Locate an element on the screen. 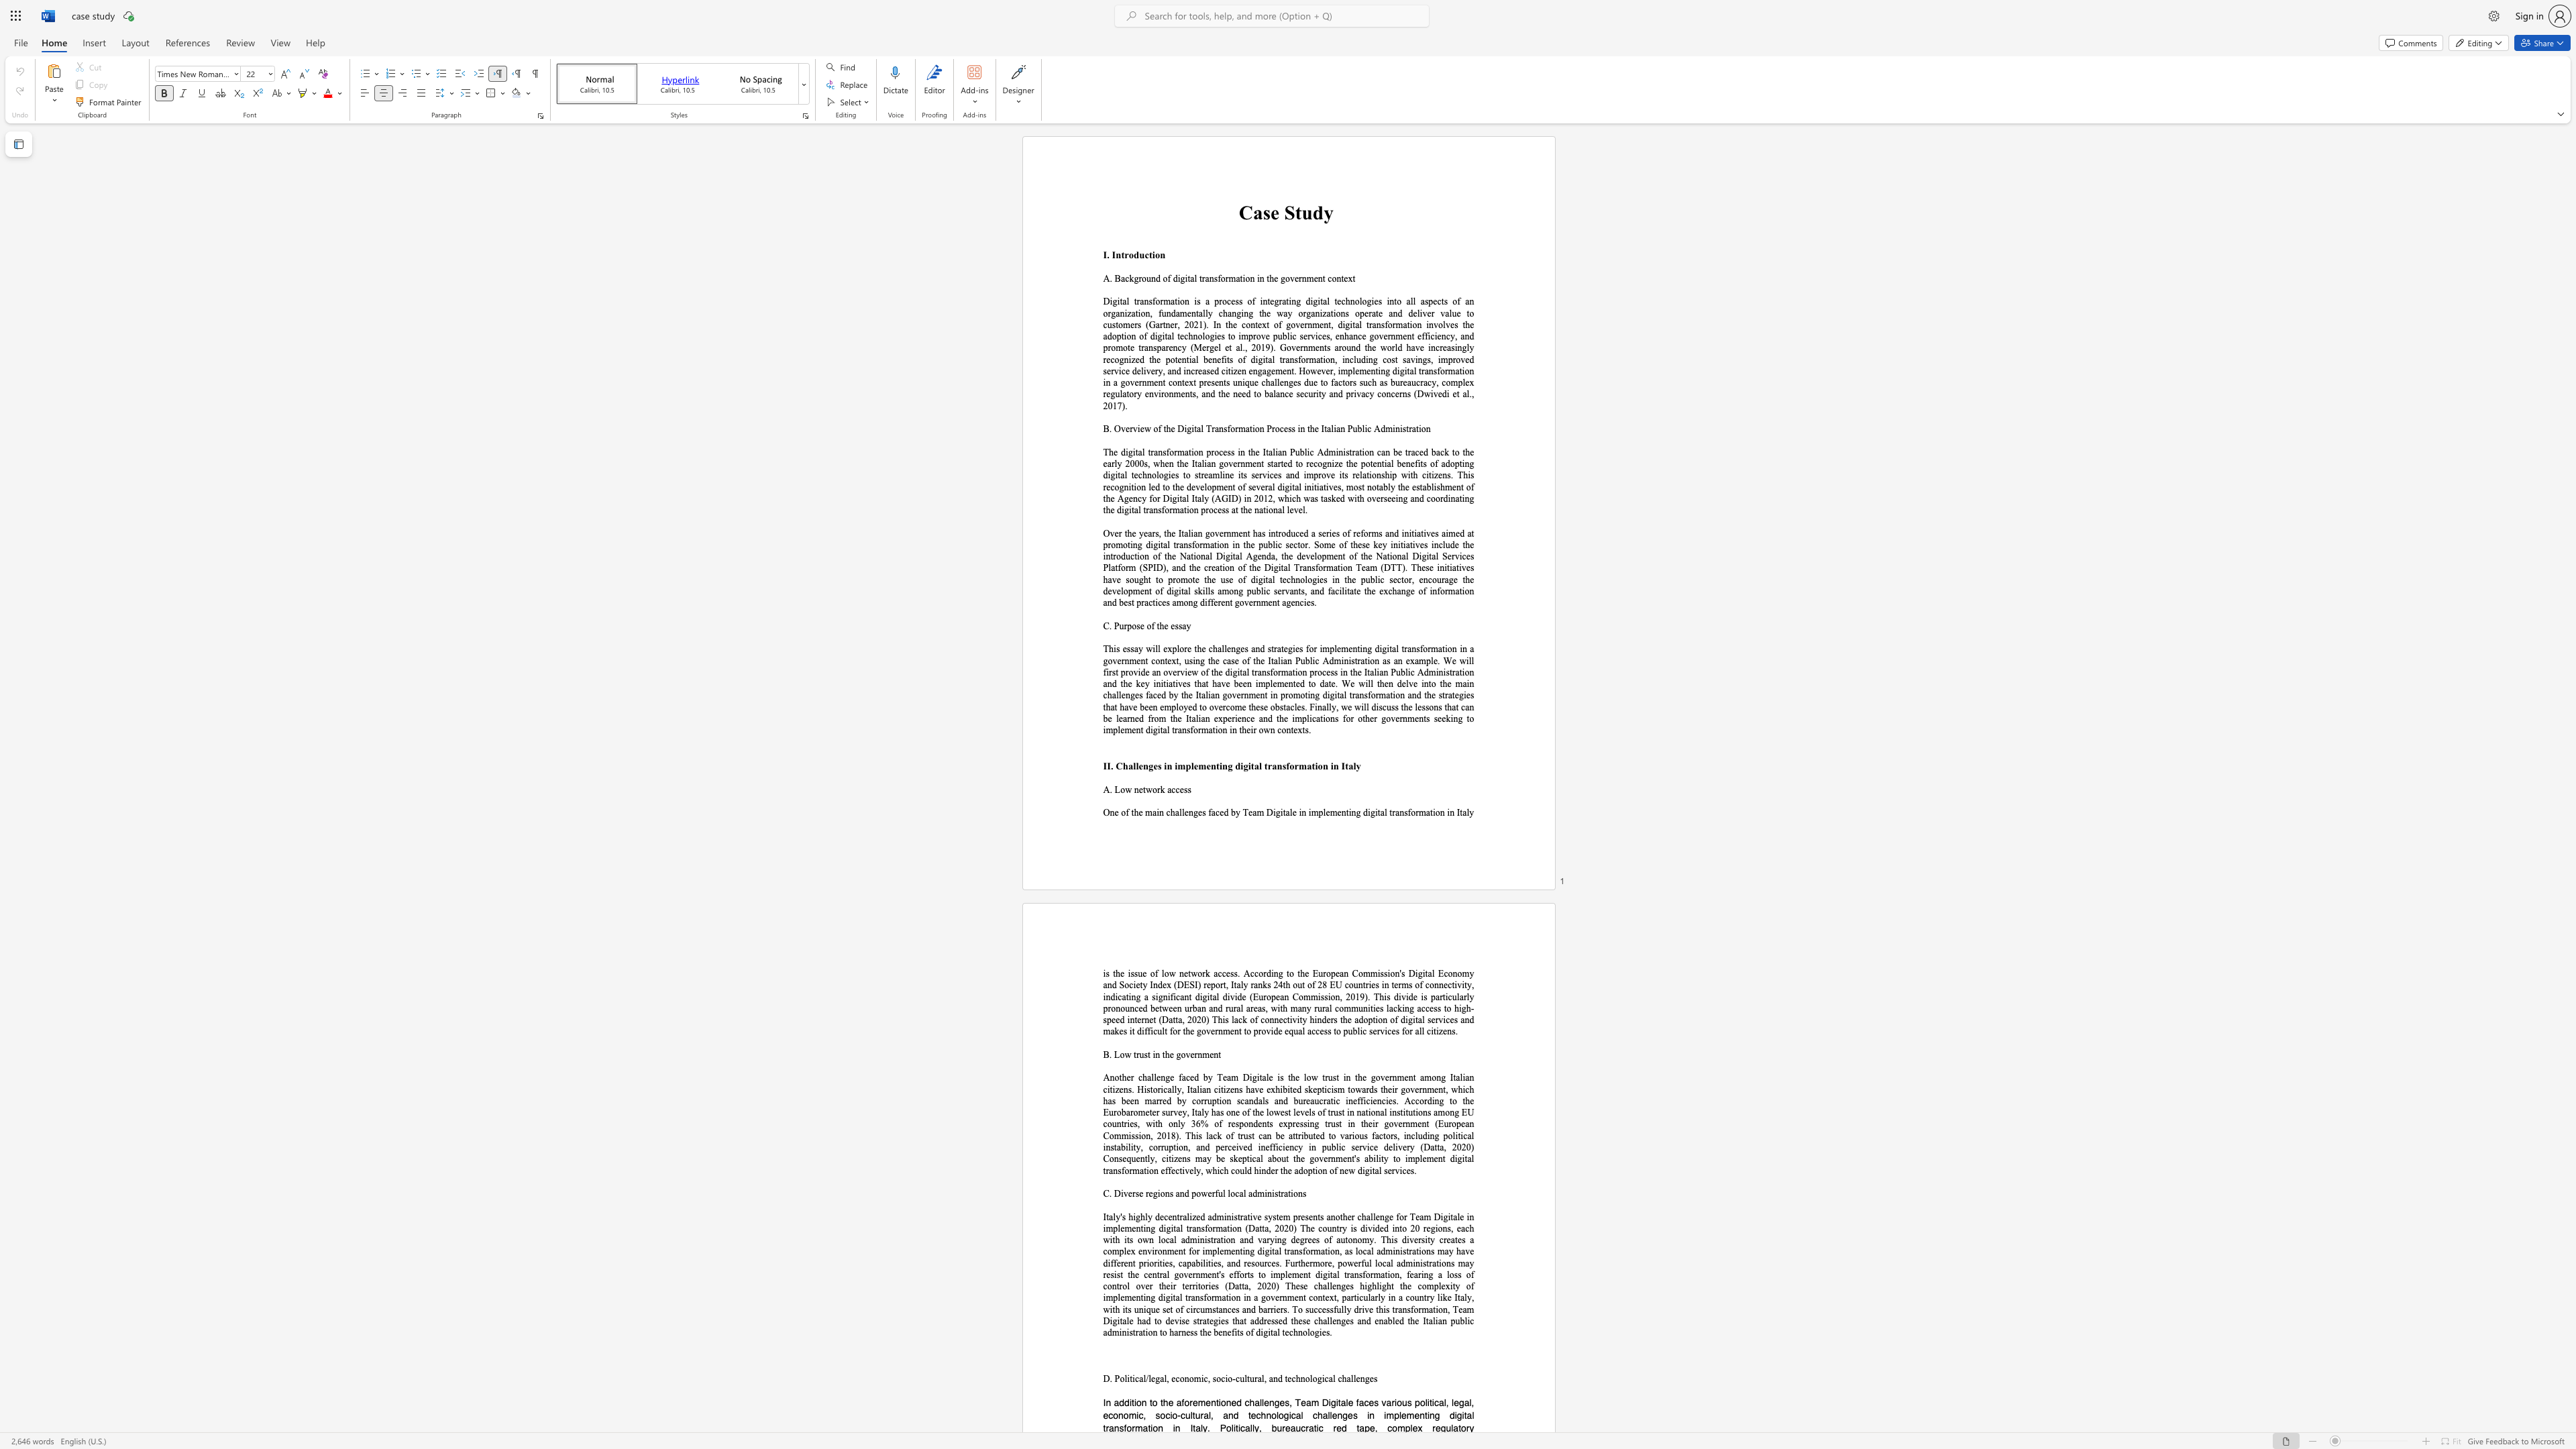 The image size is (2576, 1449). the subset text "implementing digital transformation in" within the text "II. Challenges in implementing digital transformation in Italy" is located at coordinates (1173, 765).